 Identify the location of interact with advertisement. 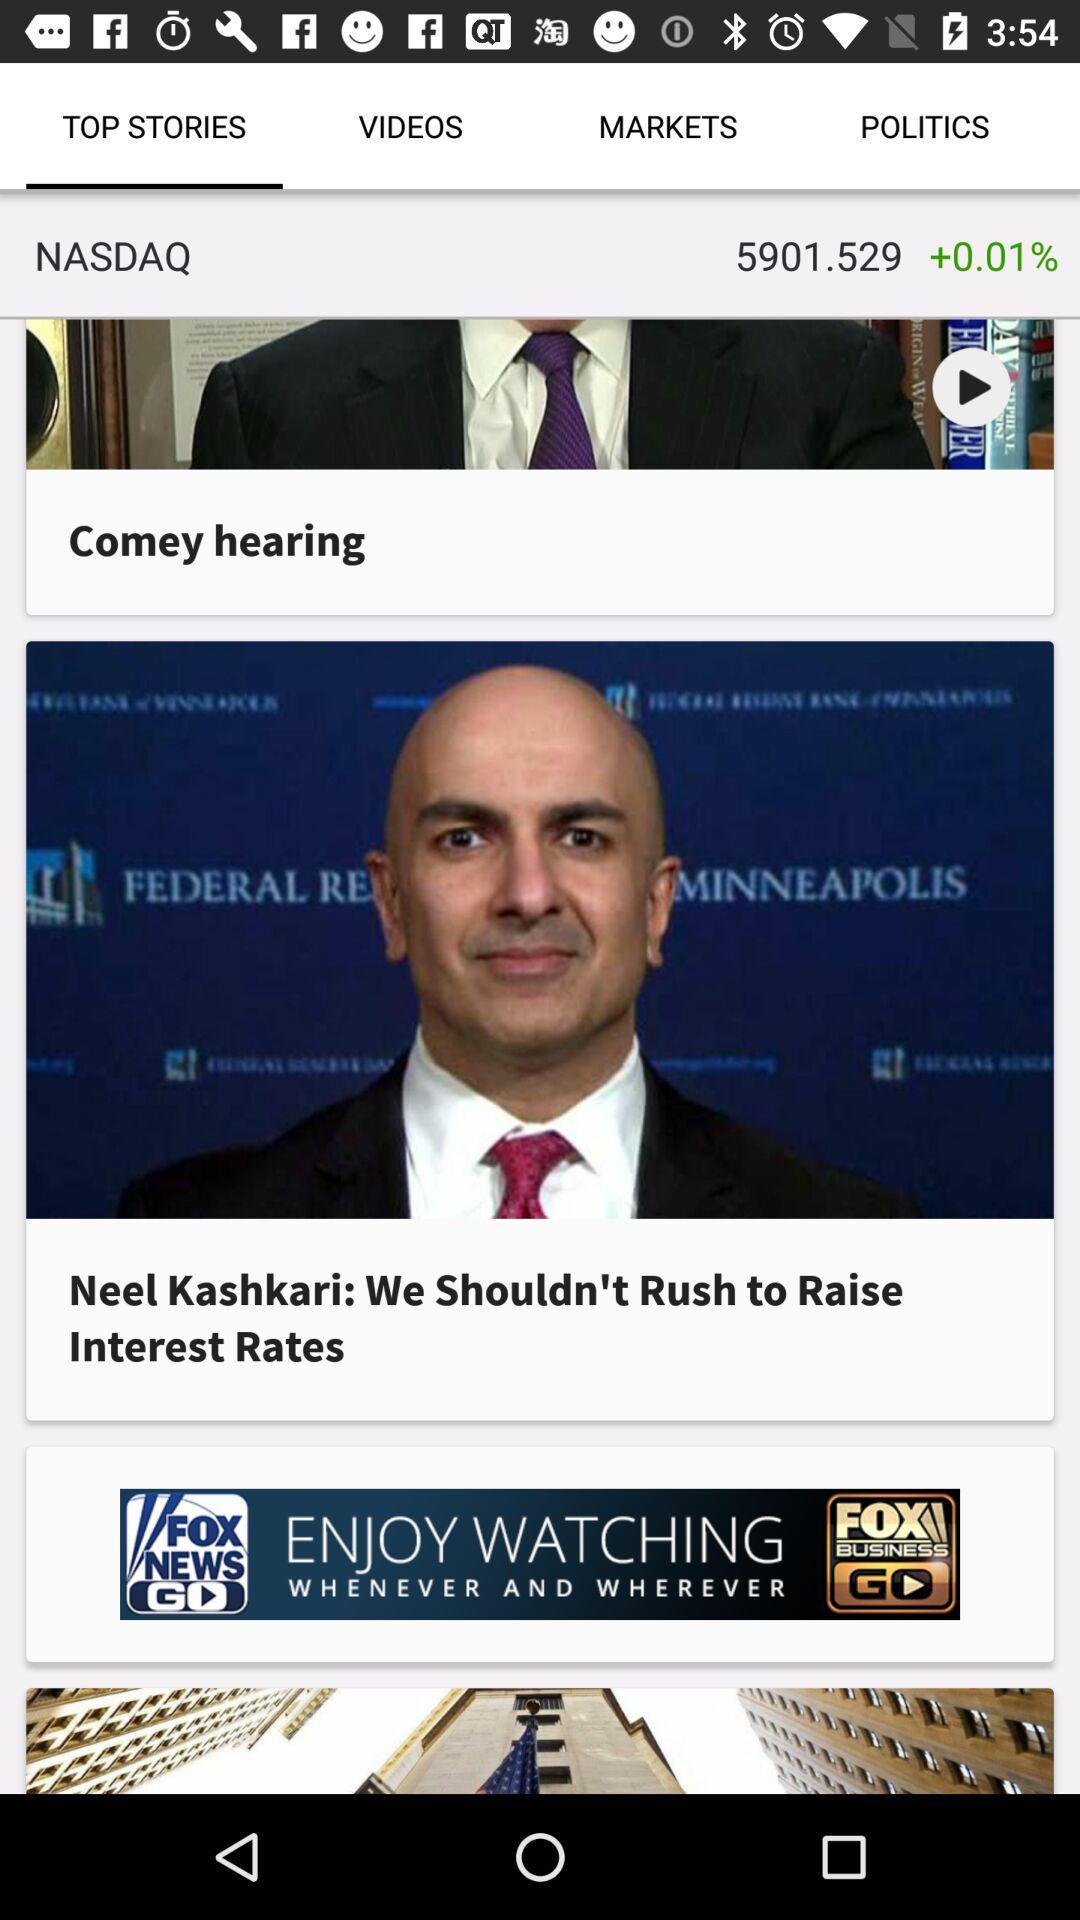
(540, 1553).